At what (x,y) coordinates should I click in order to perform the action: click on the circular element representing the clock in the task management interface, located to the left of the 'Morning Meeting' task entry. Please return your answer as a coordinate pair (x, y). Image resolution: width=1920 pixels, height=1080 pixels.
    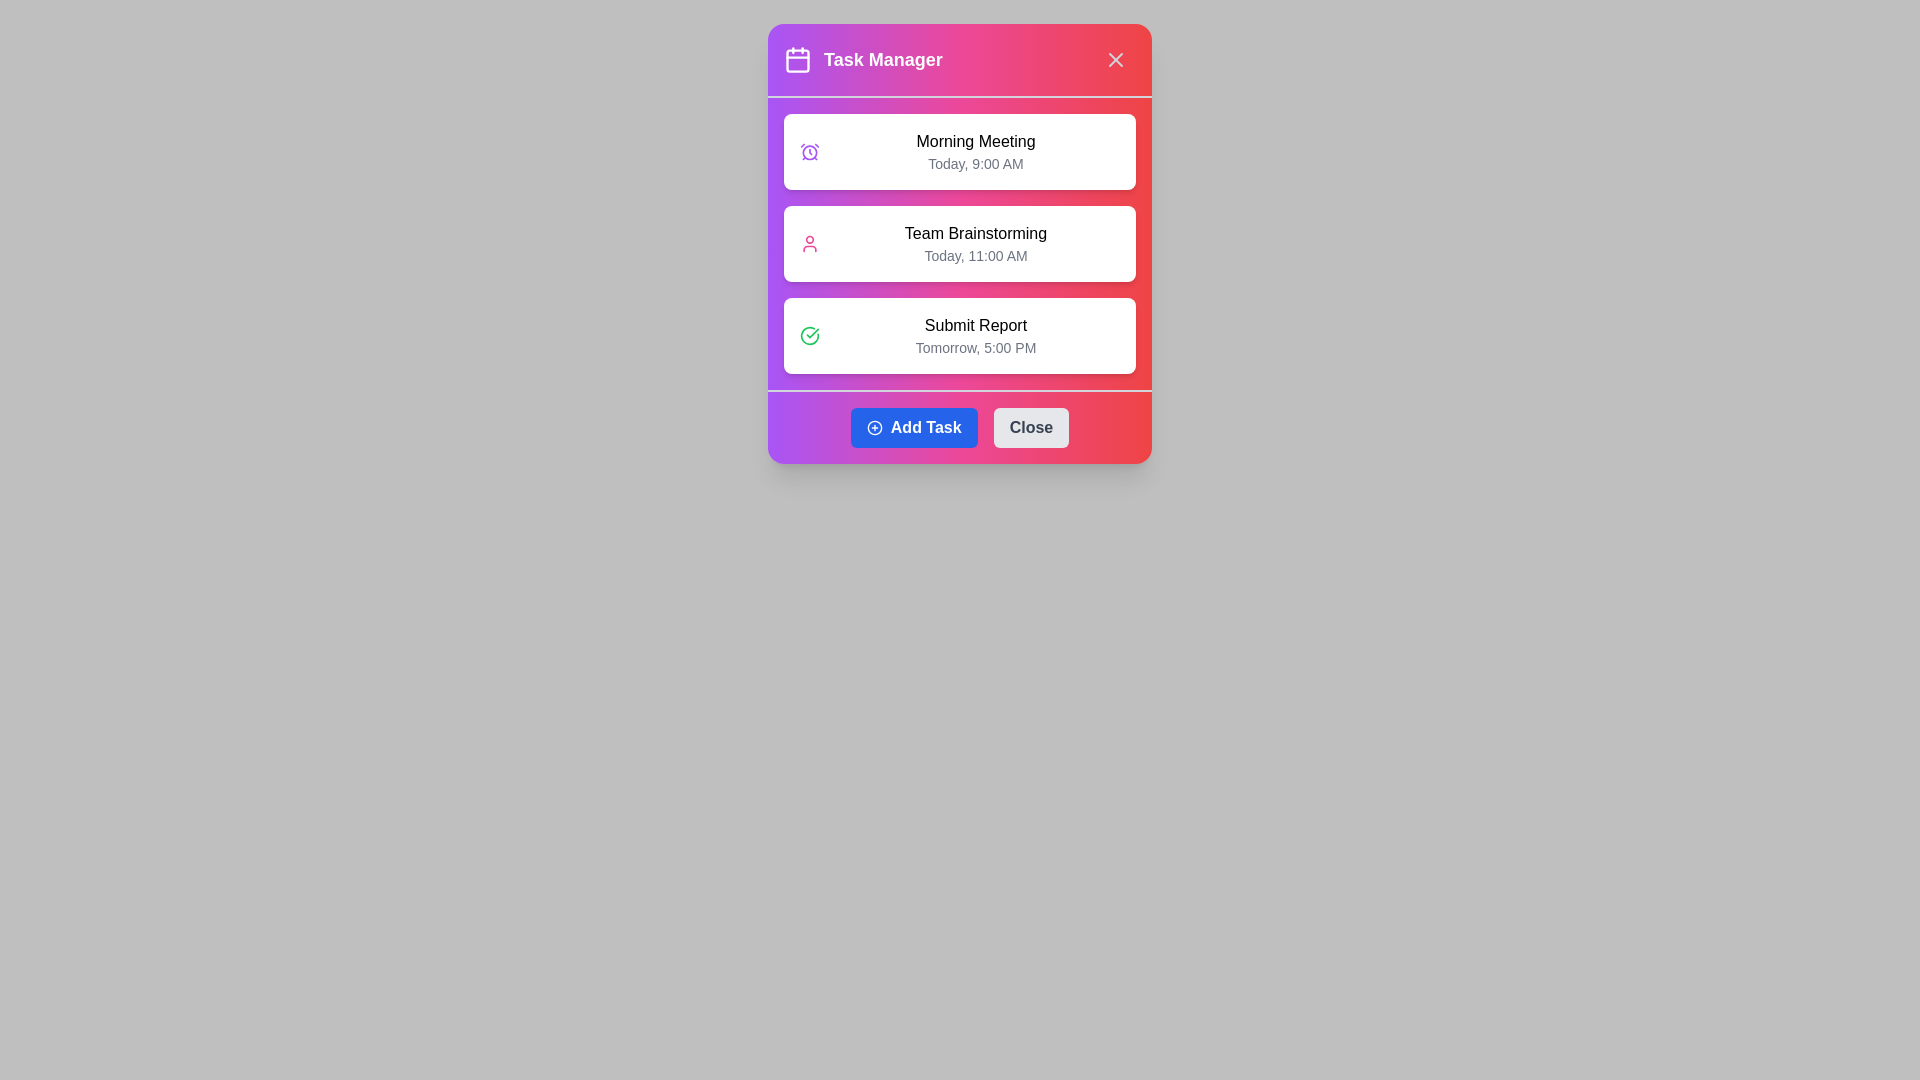
    Looking at the image, I should click on (810, 150).